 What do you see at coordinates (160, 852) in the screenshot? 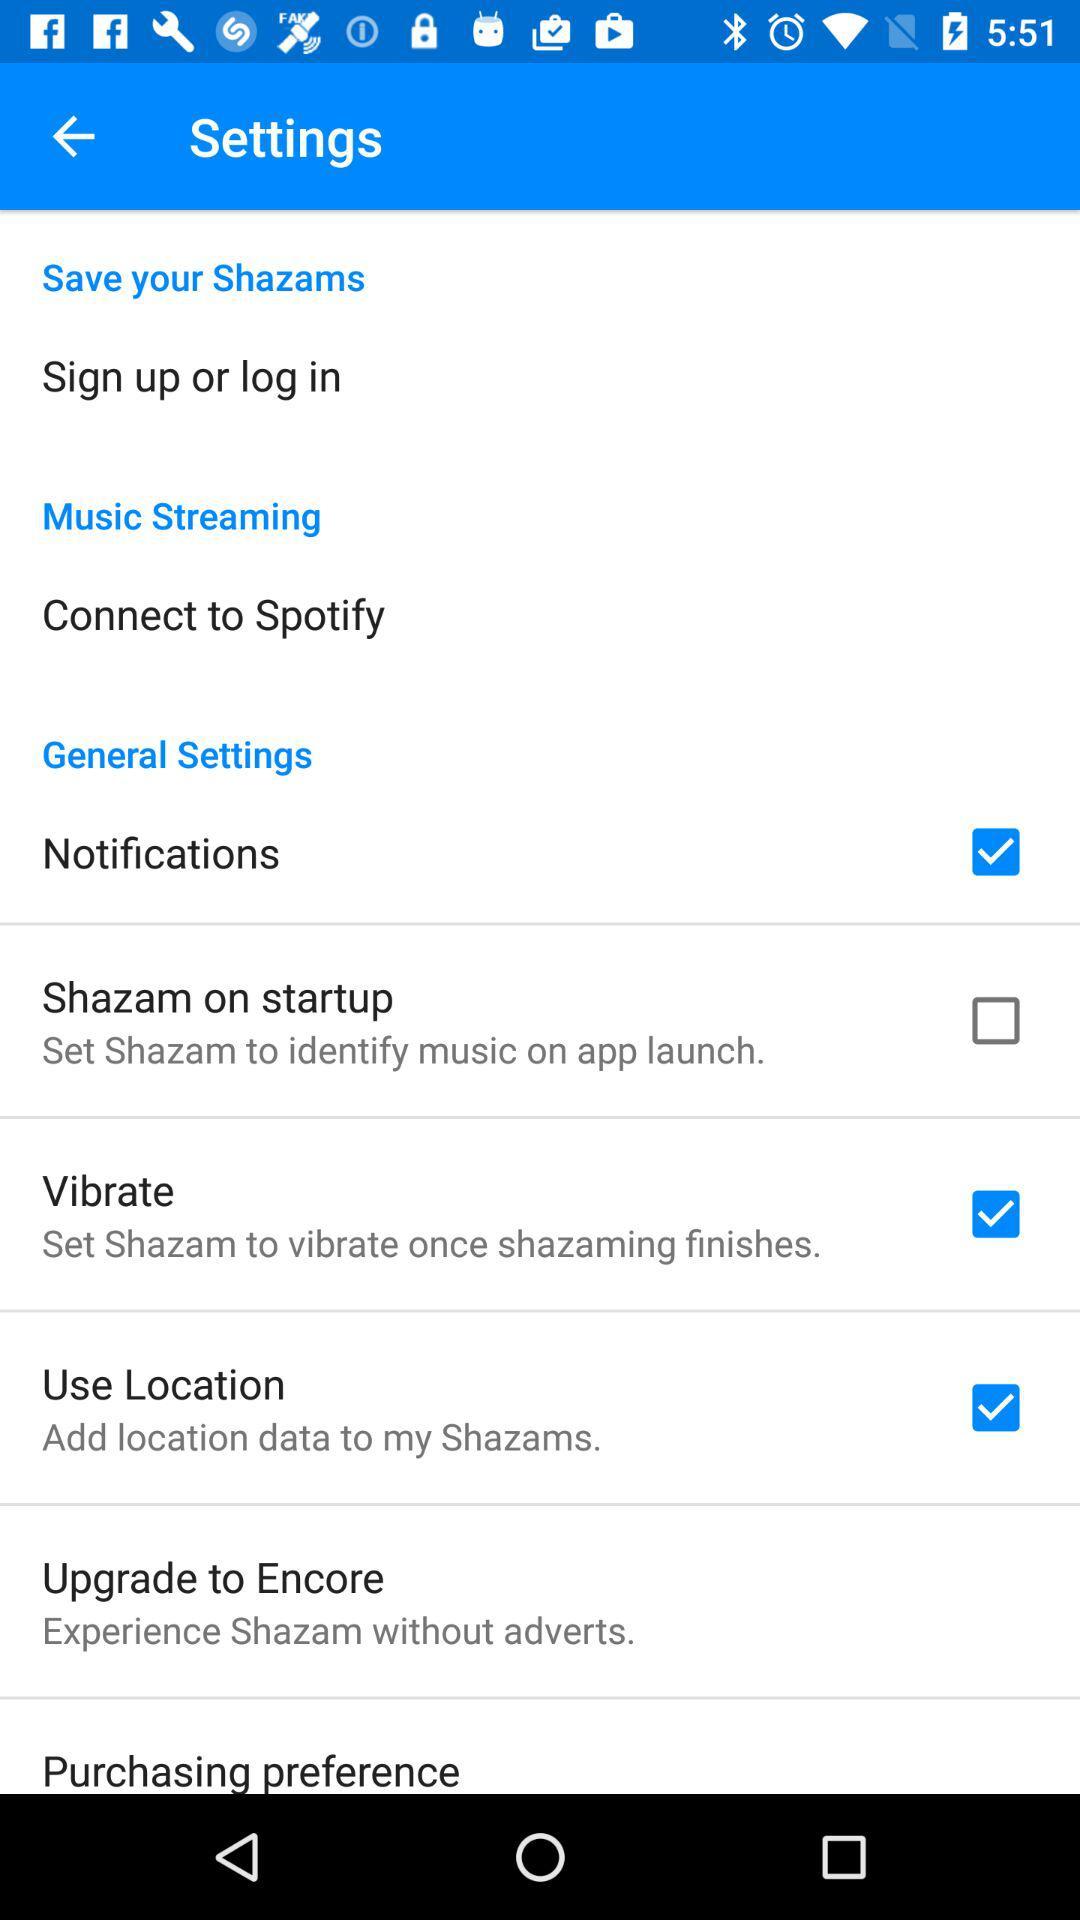
I see `the icon above shazam on startup icon` at bounding box center [160, 852].